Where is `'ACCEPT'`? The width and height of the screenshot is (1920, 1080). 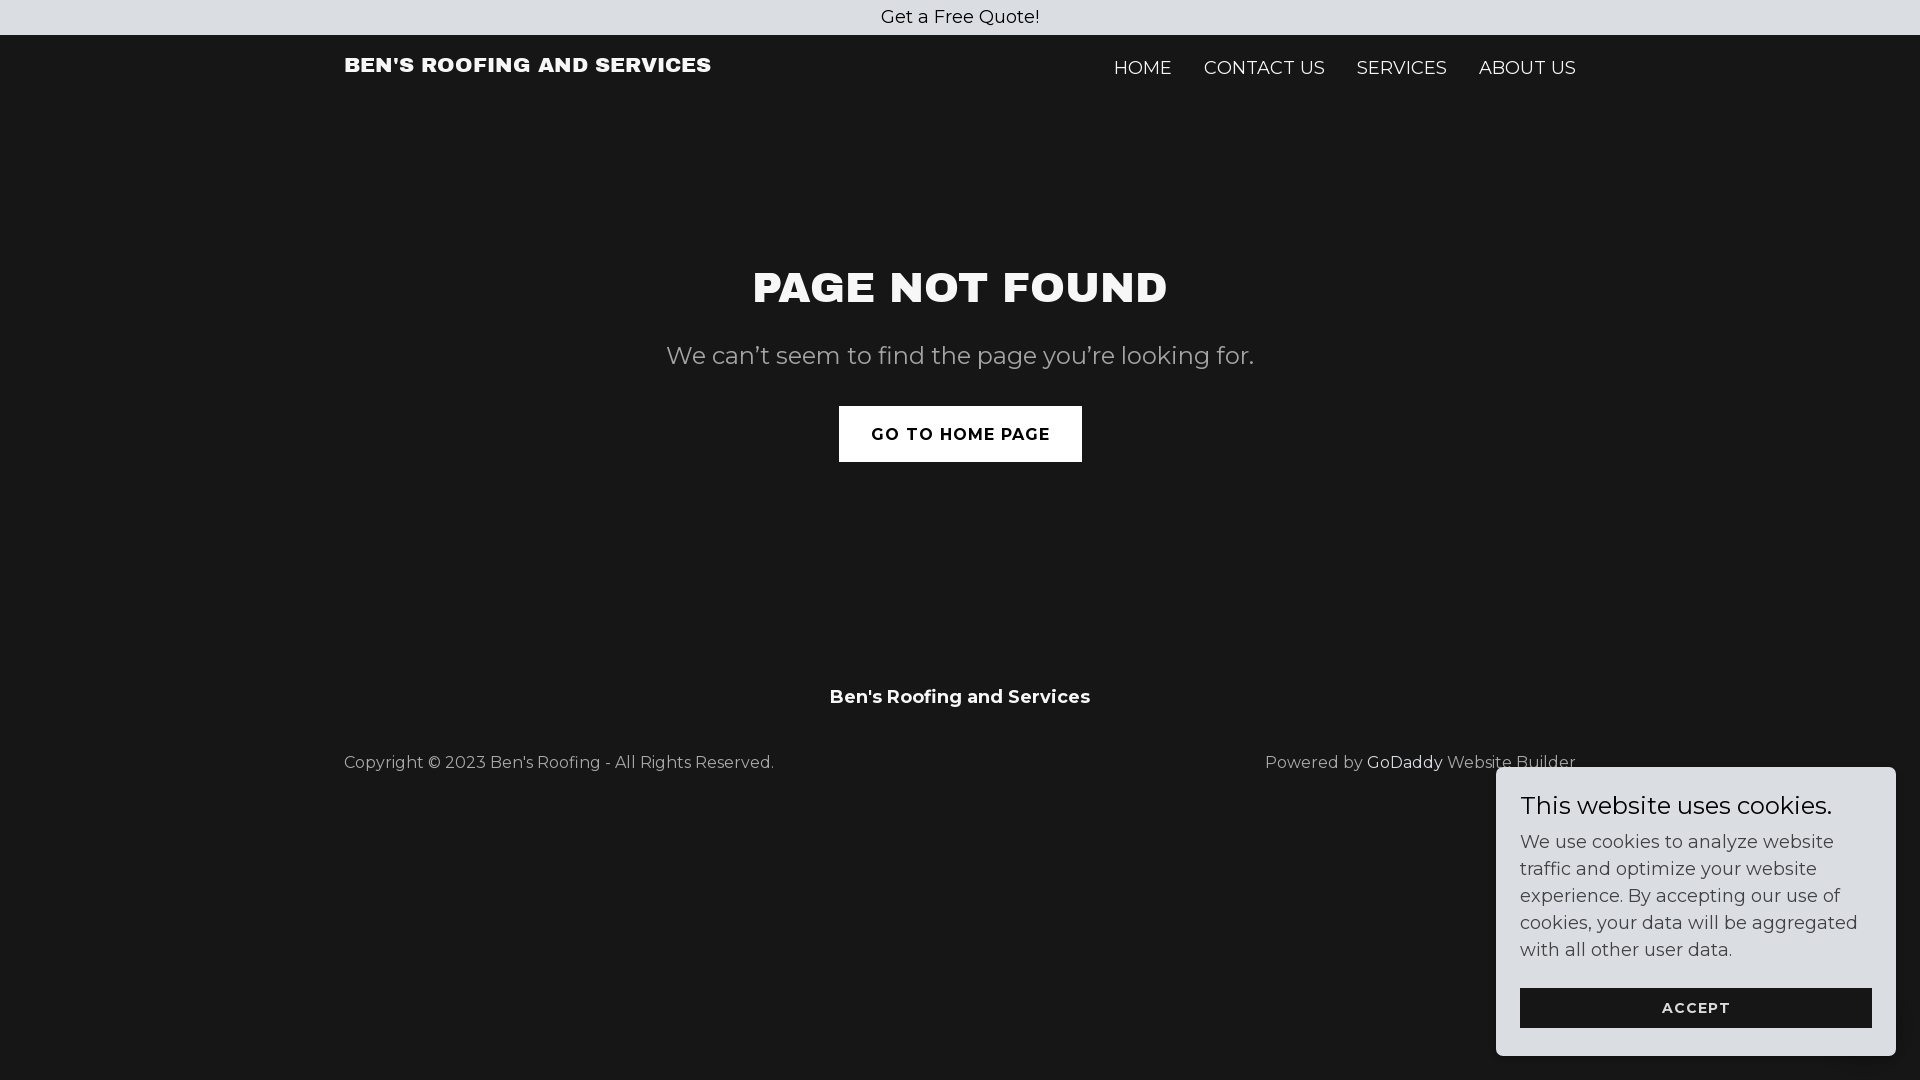
'ACCEPT' is located at coordinates (1694, 1007).